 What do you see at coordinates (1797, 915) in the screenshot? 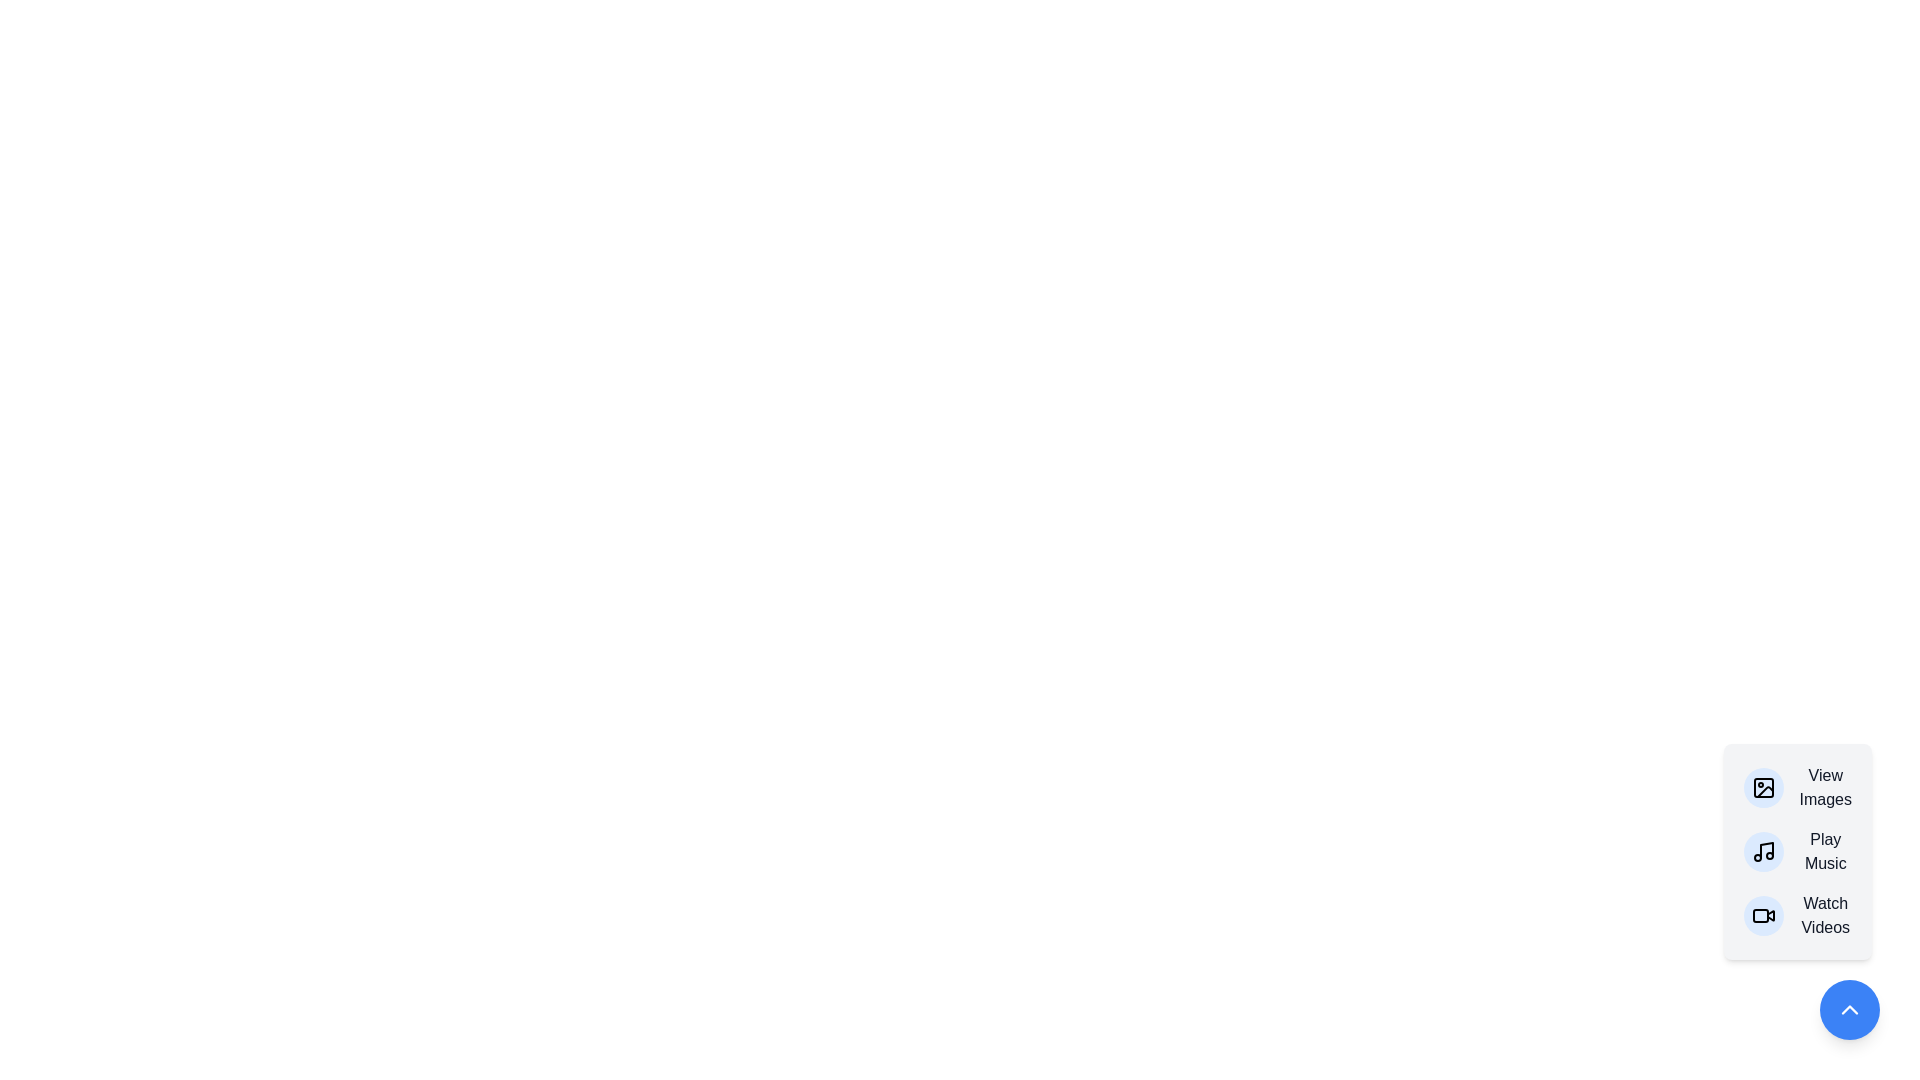
I see `the menu item corresponding to Watch Videos` at bounding box center [1797, 915].